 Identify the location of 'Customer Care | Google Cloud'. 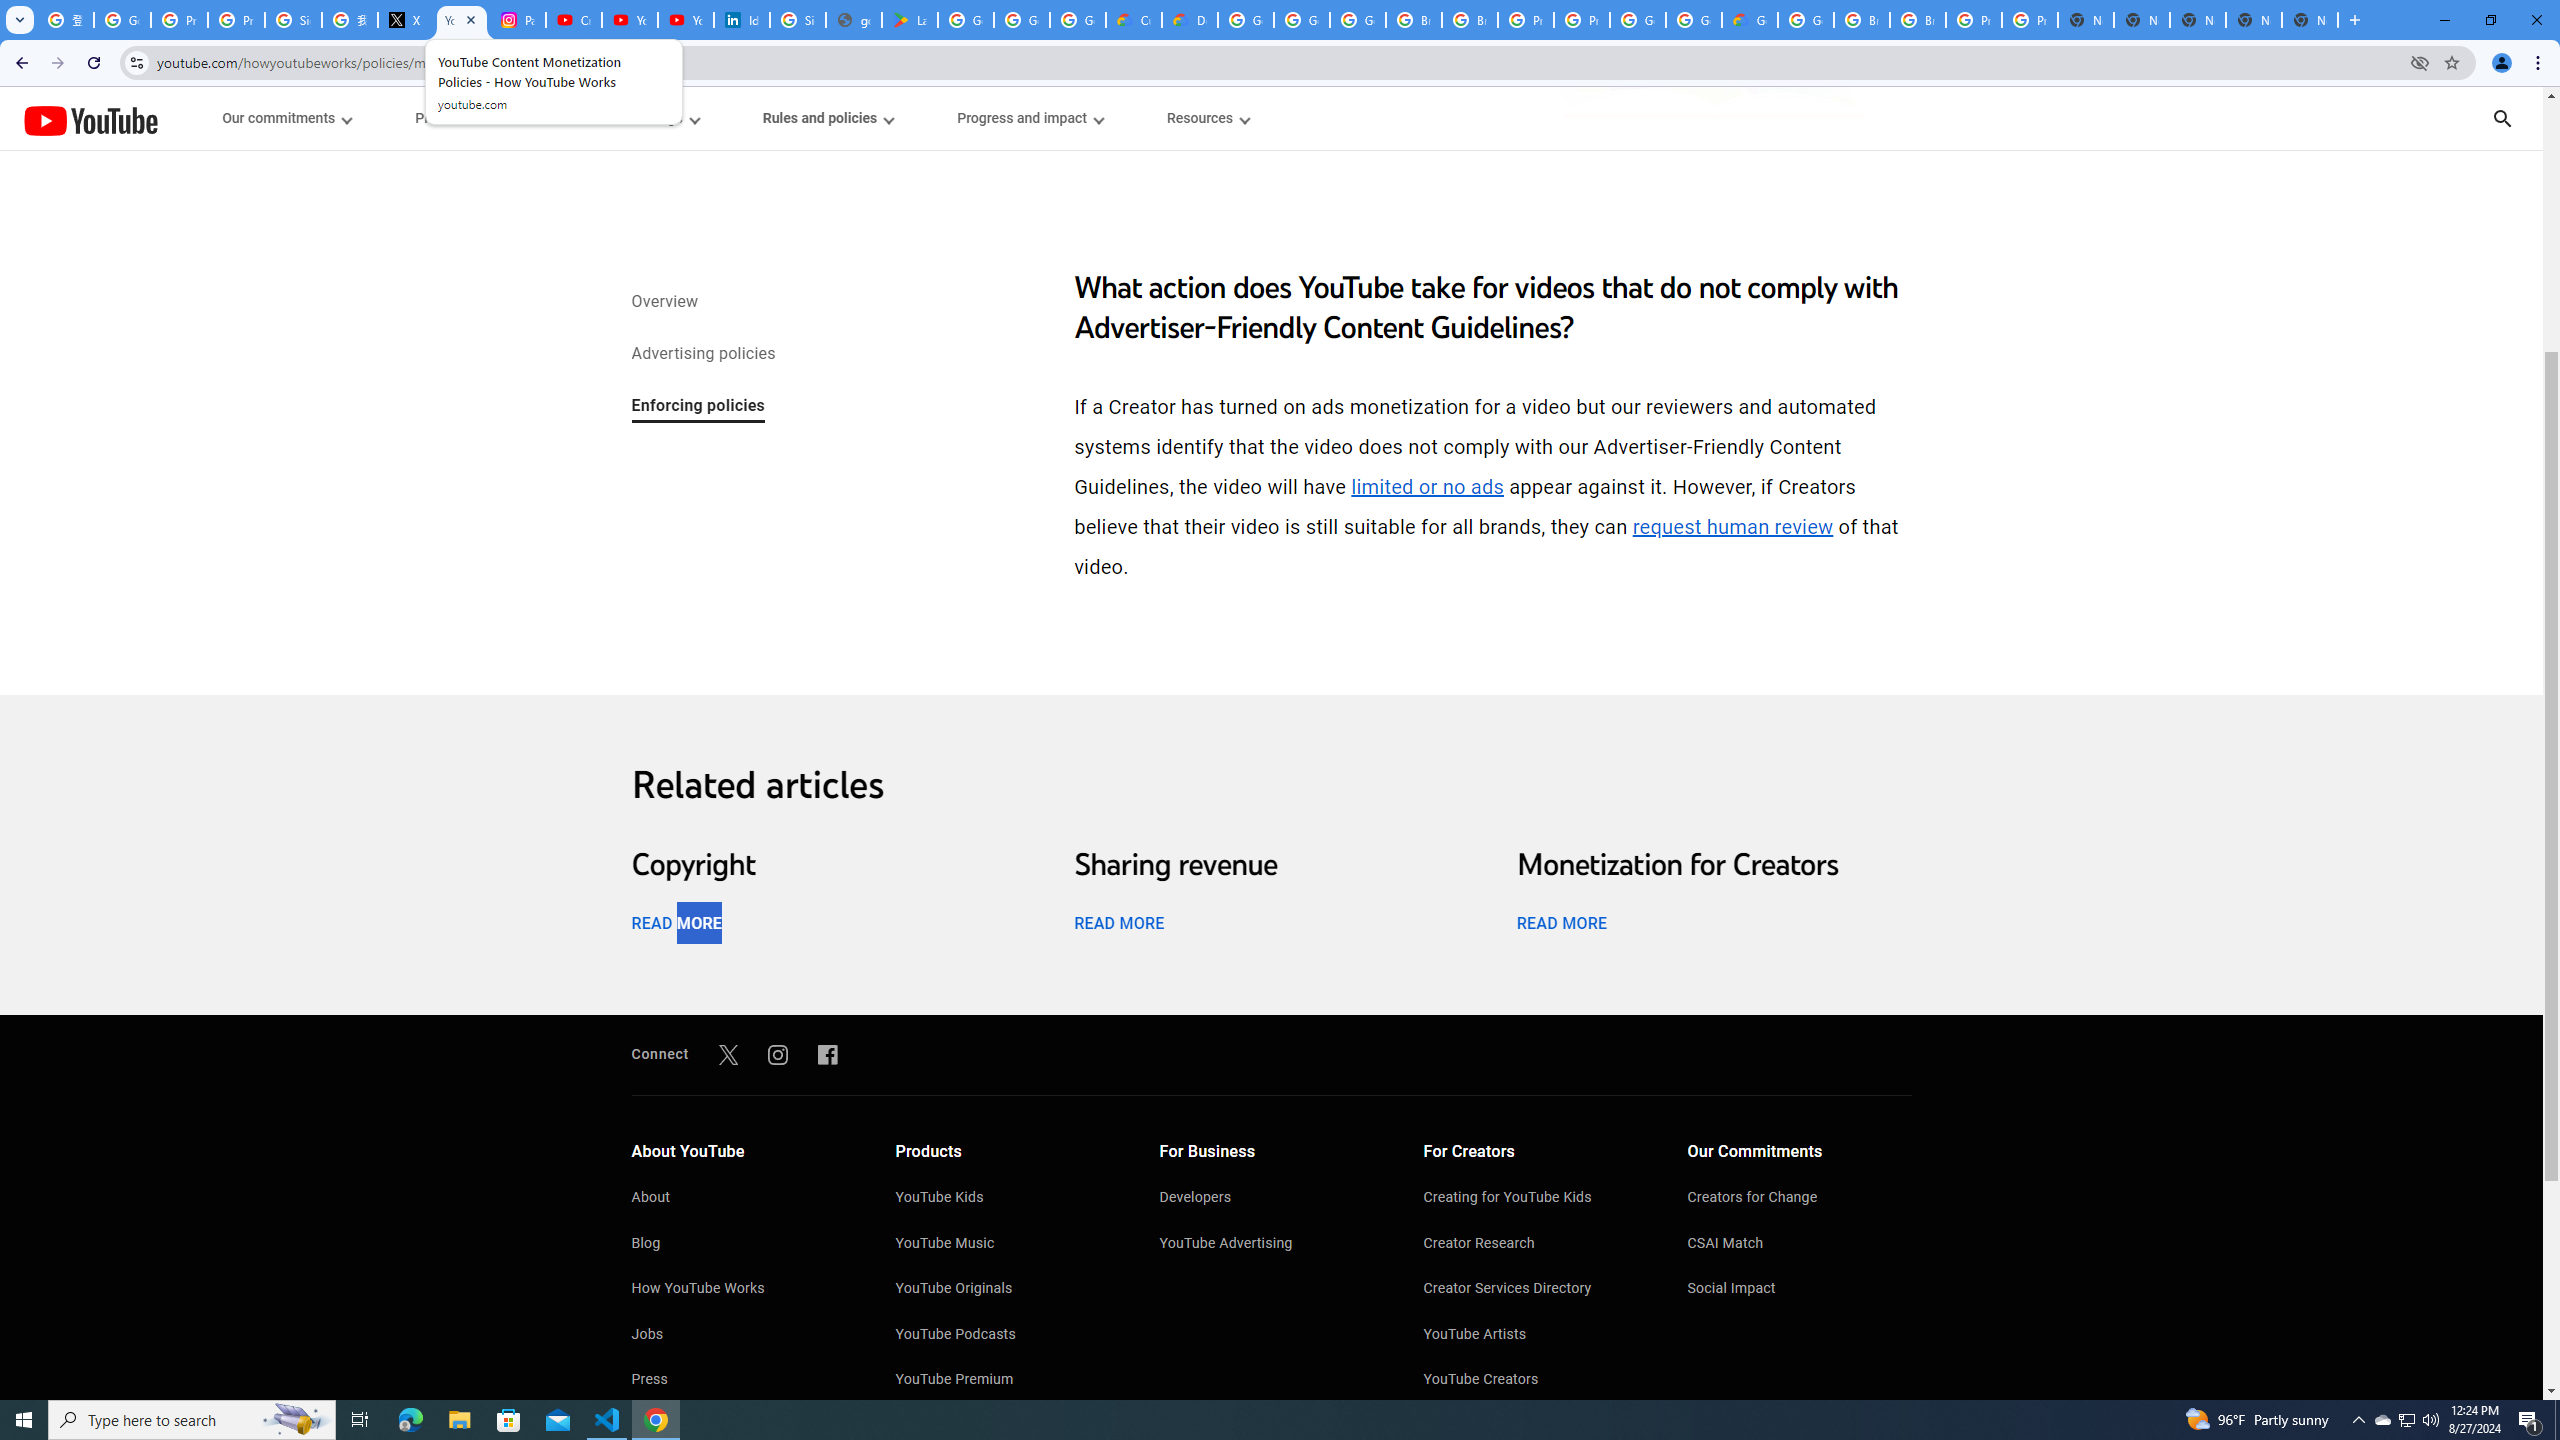
(1133, 19).